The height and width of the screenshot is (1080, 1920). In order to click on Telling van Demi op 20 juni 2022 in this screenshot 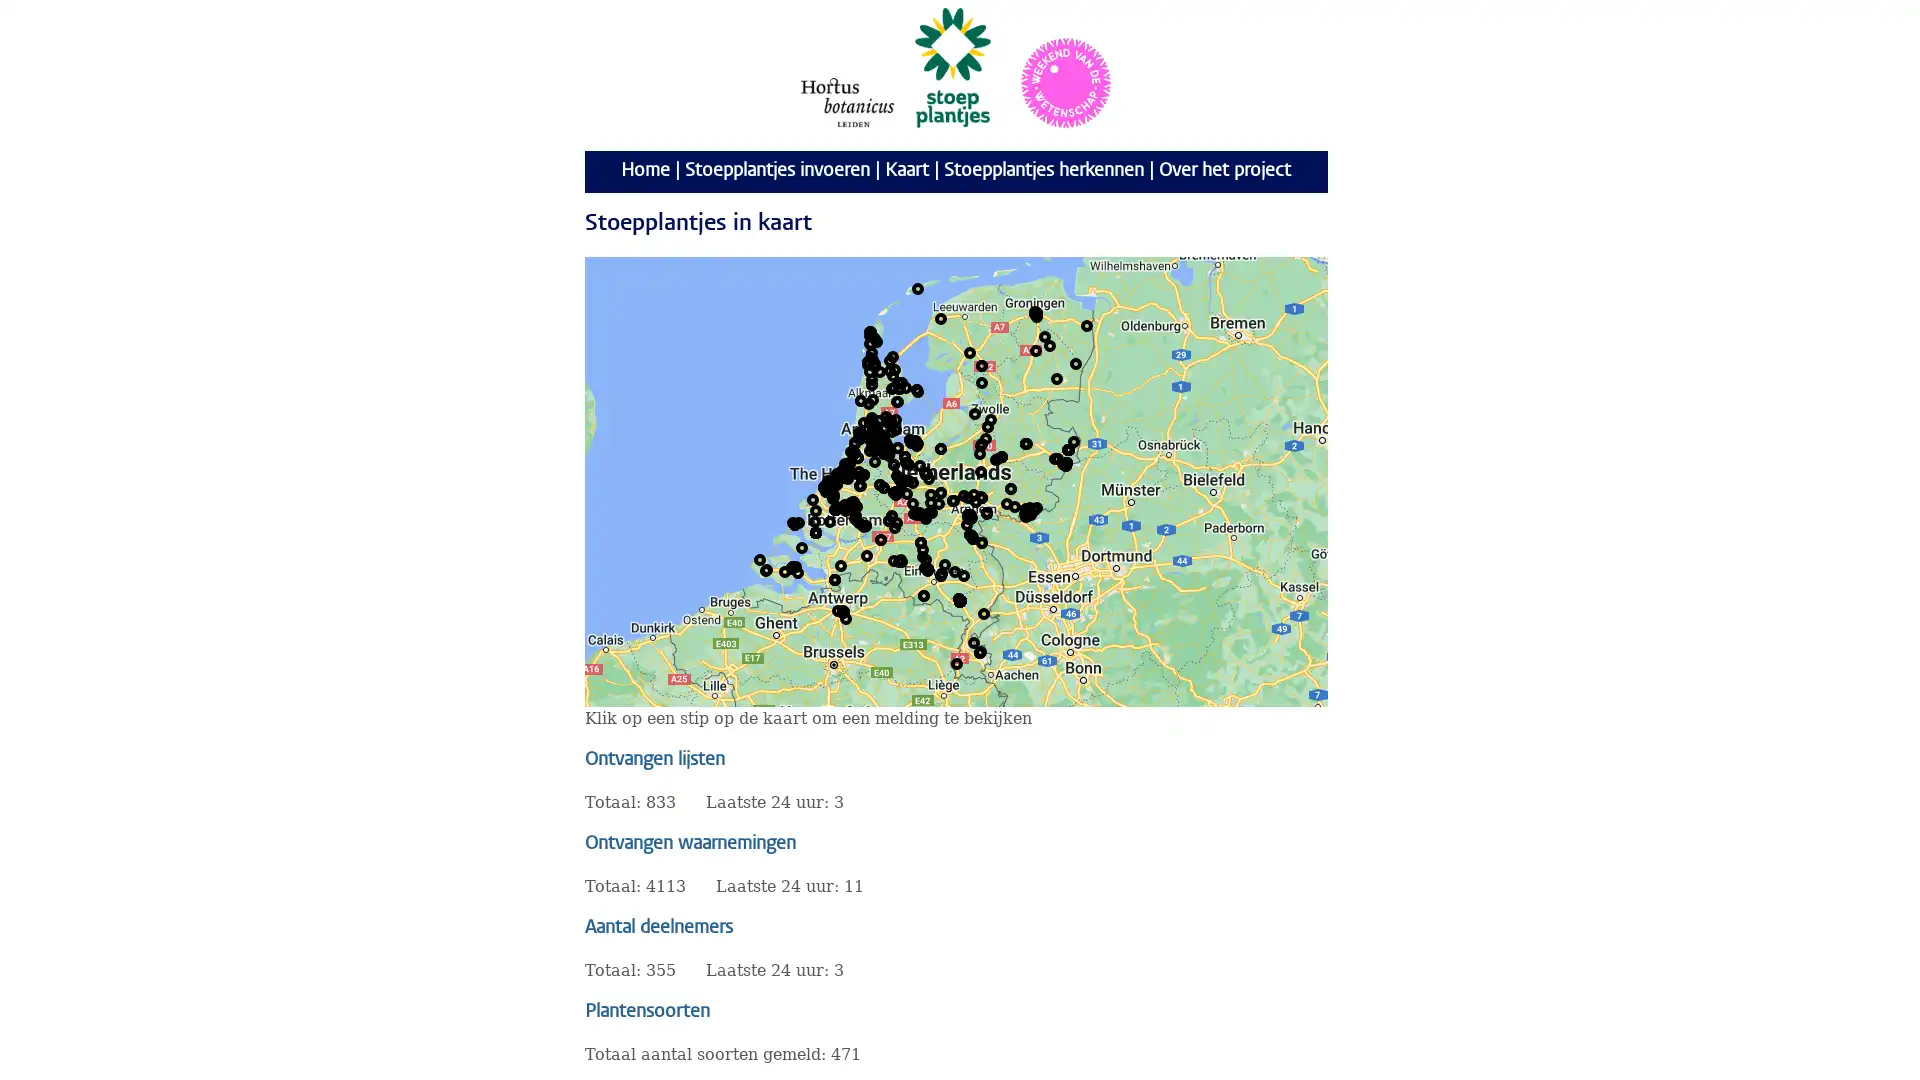, I will do `click(846, 466)`.